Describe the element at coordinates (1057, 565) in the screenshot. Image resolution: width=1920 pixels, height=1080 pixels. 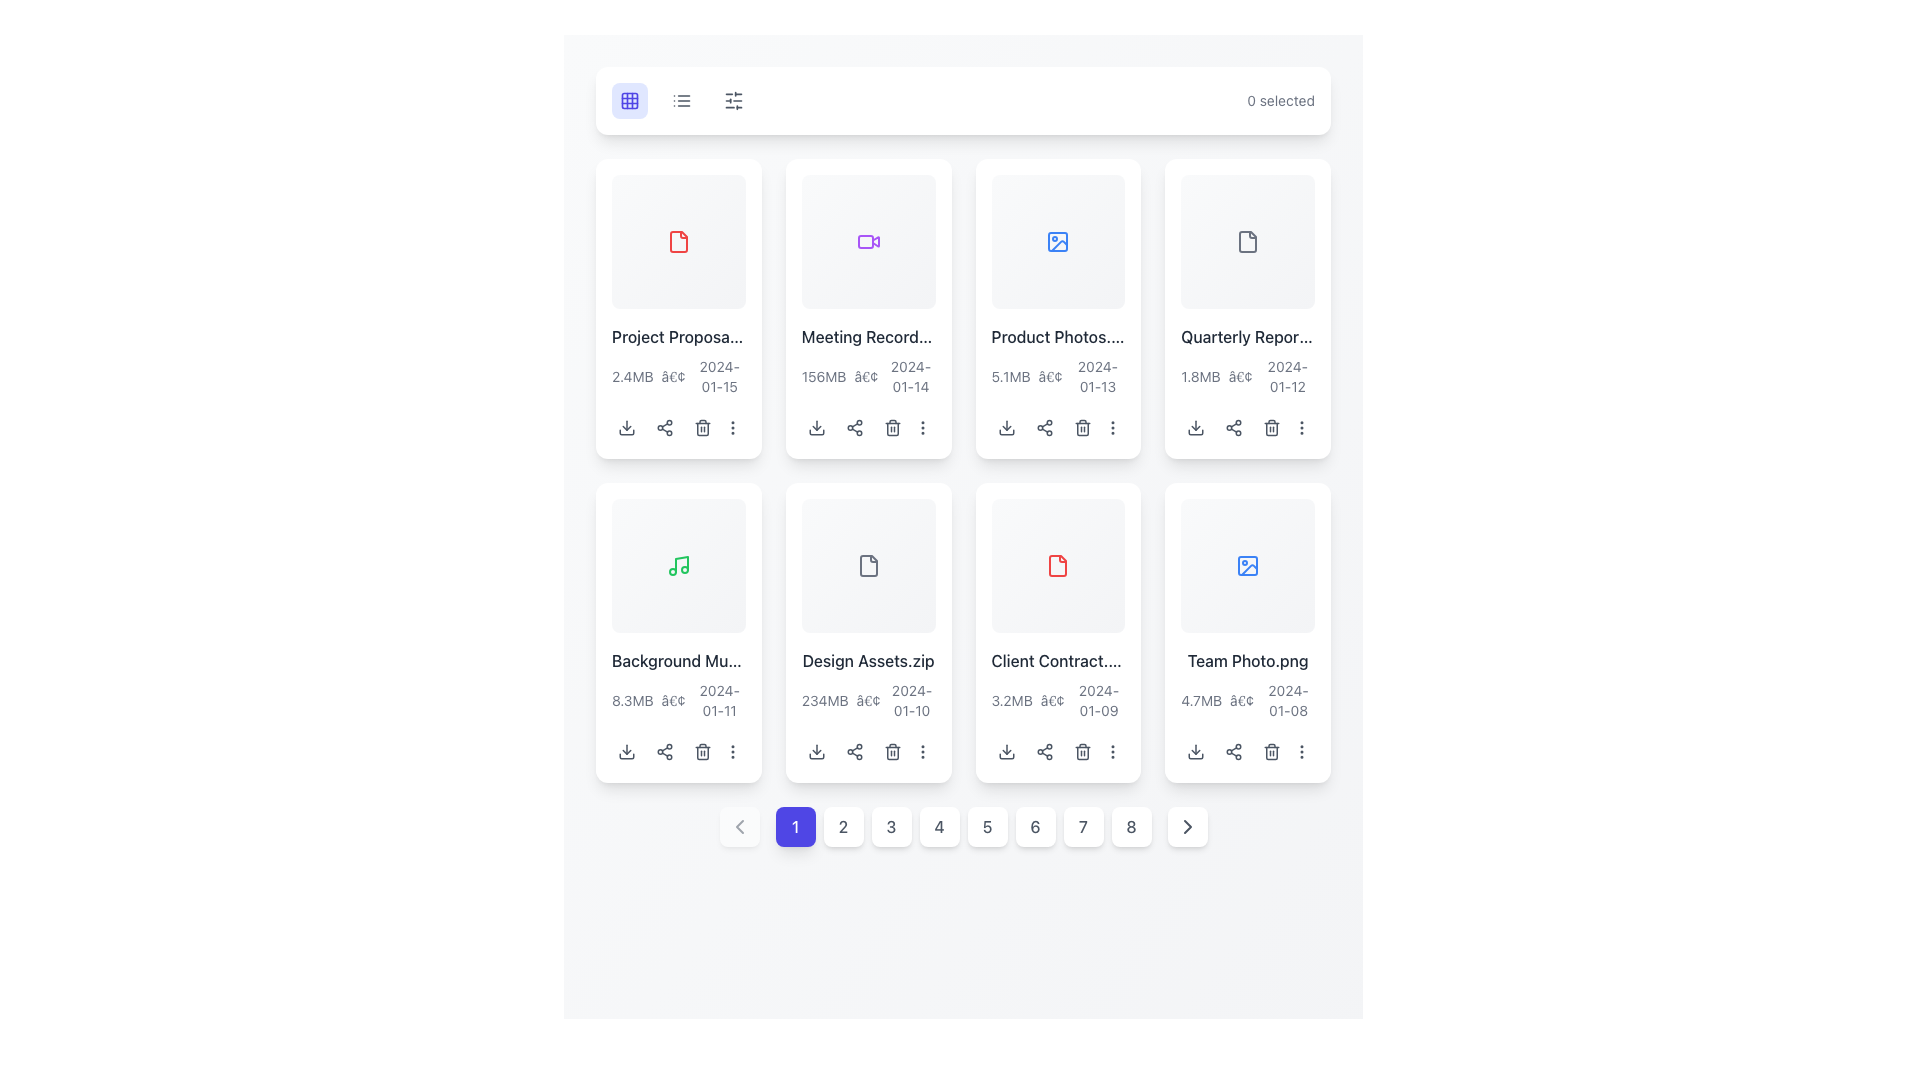
I see `the file icon representing the 'Client Contract.pdf' document in the second row, fourth column of the grid layout for additional details about the document` at that location.